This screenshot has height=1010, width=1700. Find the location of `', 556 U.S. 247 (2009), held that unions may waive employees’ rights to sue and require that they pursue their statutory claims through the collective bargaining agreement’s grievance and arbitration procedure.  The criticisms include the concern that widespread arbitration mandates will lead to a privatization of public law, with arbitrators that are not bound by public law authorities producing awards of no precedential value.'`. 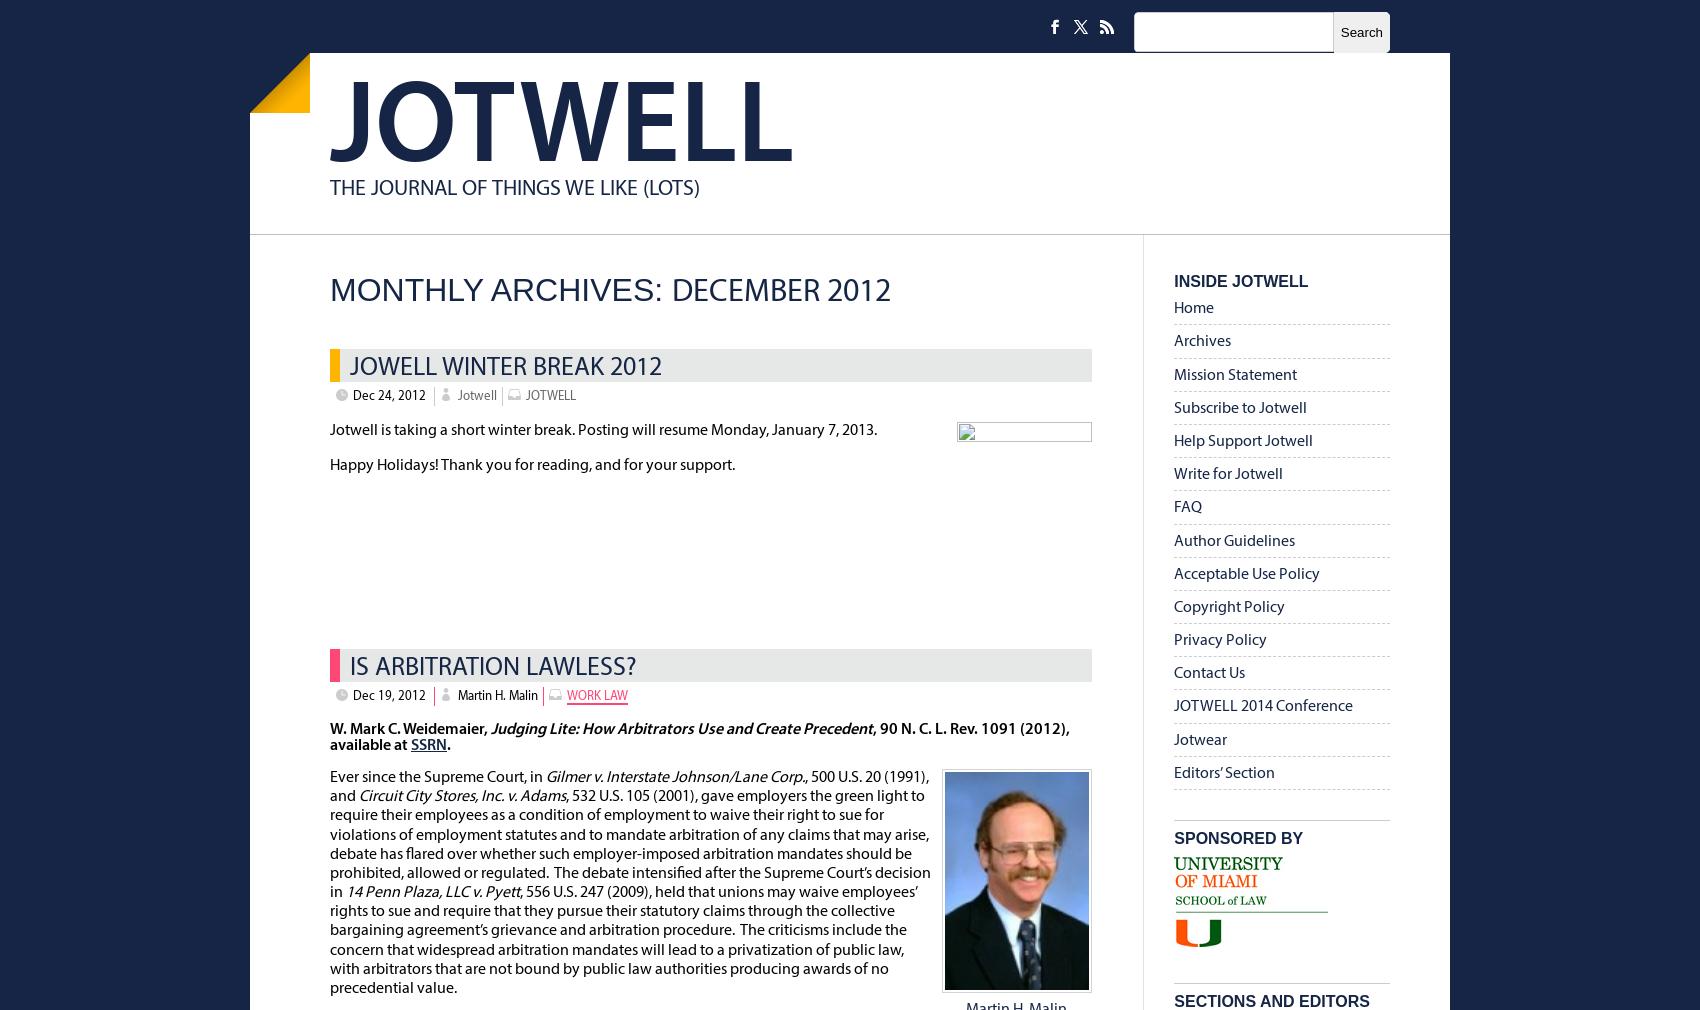

', 556 U.S. 247 (2009), held that unions may waive employees’ rights to sue and require that they pursue their statutory claims through the collective bargaining agreement’s grievance and arbitration procedure.  The criticisms include the concern that widespread arbitration mandates will lead to a privatization of public law, with arbitrators that are not bound by public law authorities producing awards of no precedential value.' is located at coordinates (622, 941).